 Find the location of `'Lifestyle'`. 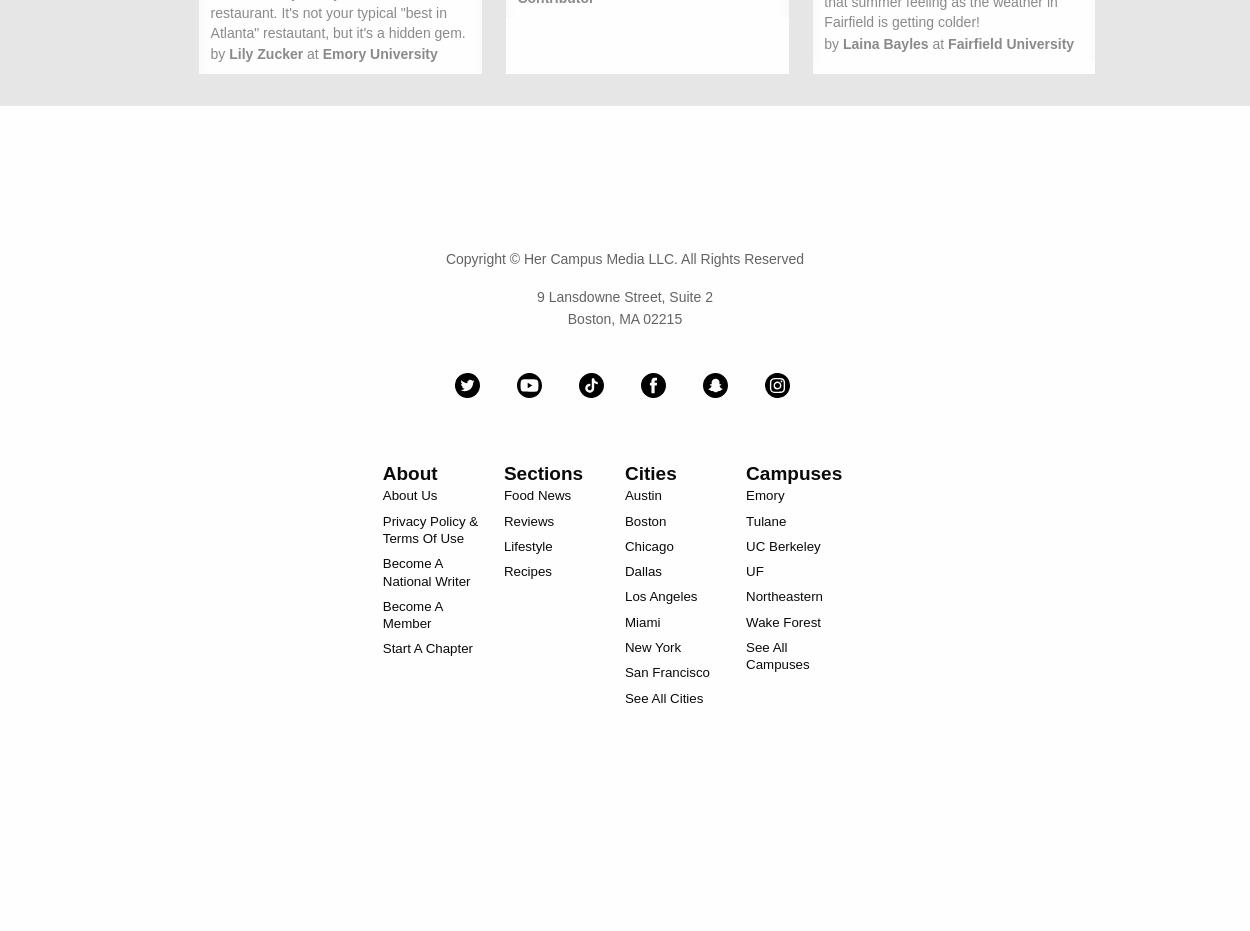

'Lifestyle' is located at coordinates (527, 544).